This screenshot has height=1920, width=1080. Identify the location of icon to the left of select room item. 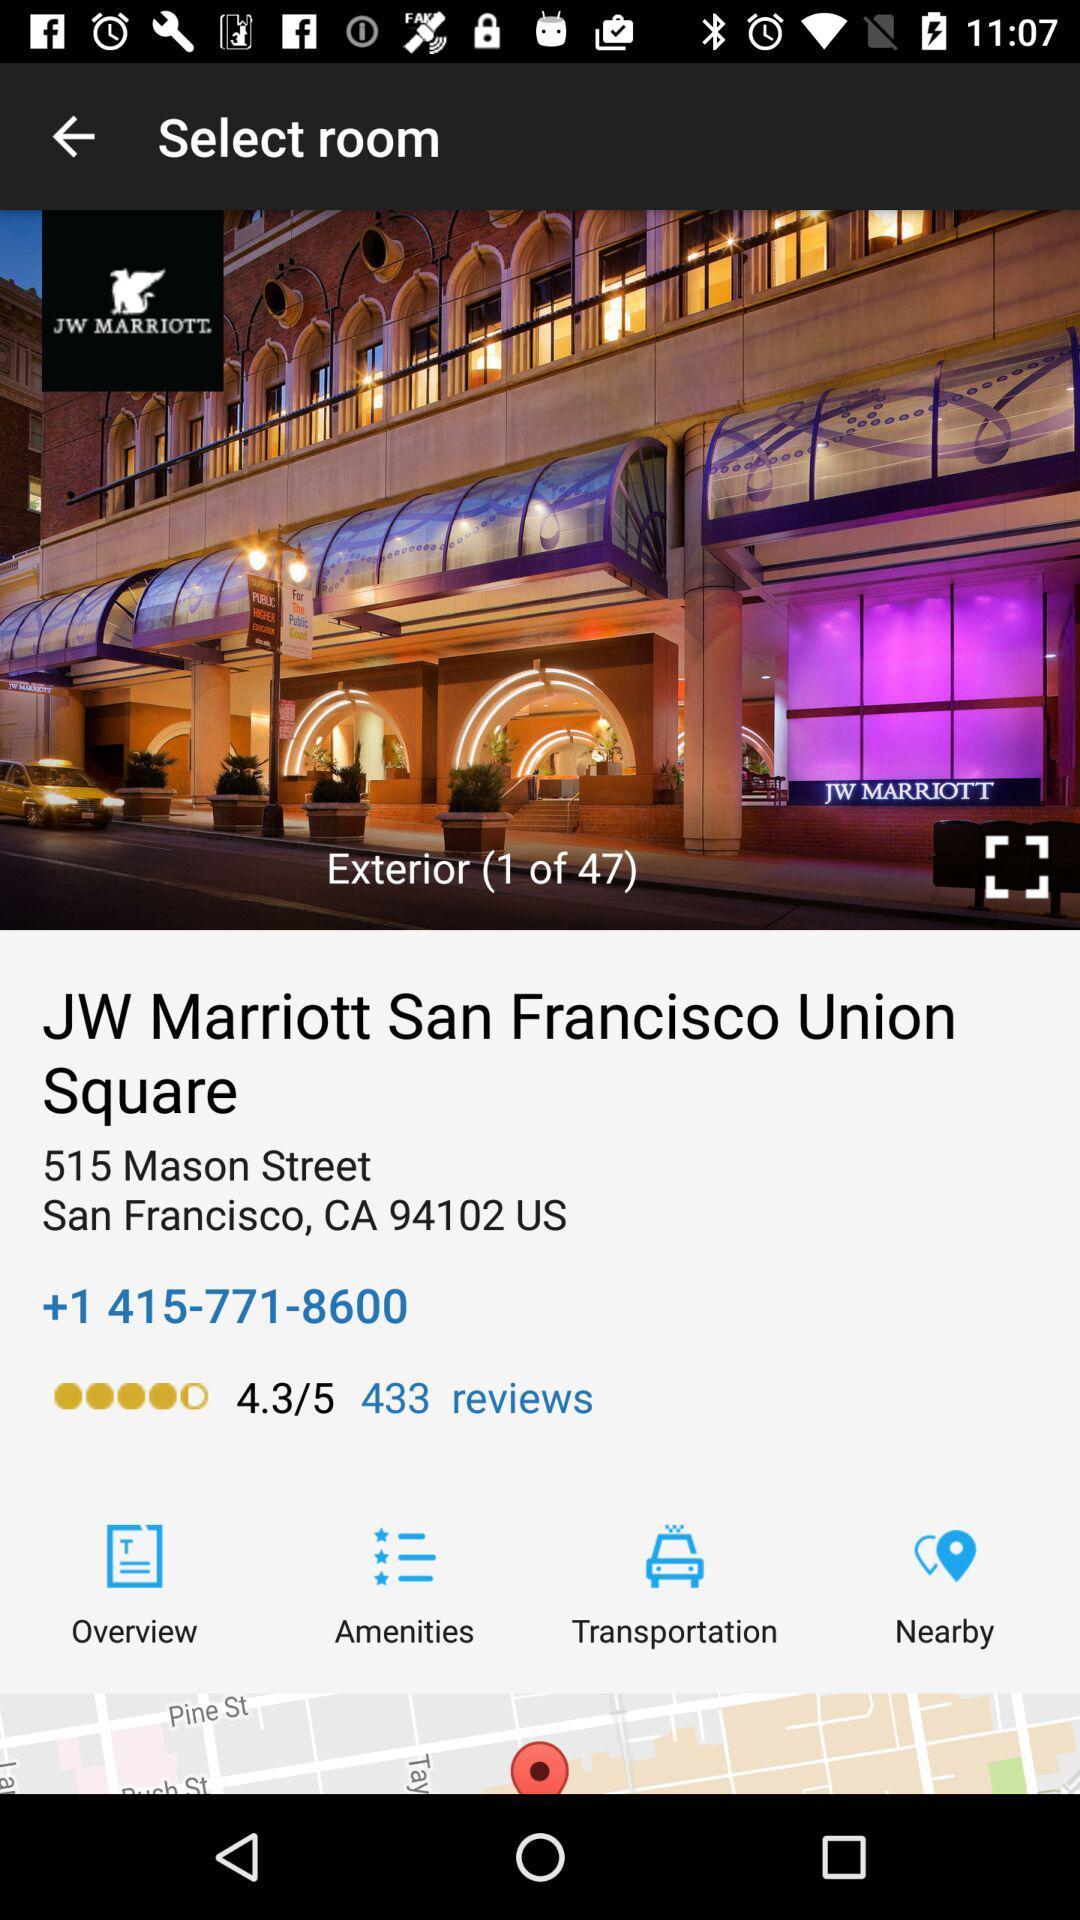
(72, 135).